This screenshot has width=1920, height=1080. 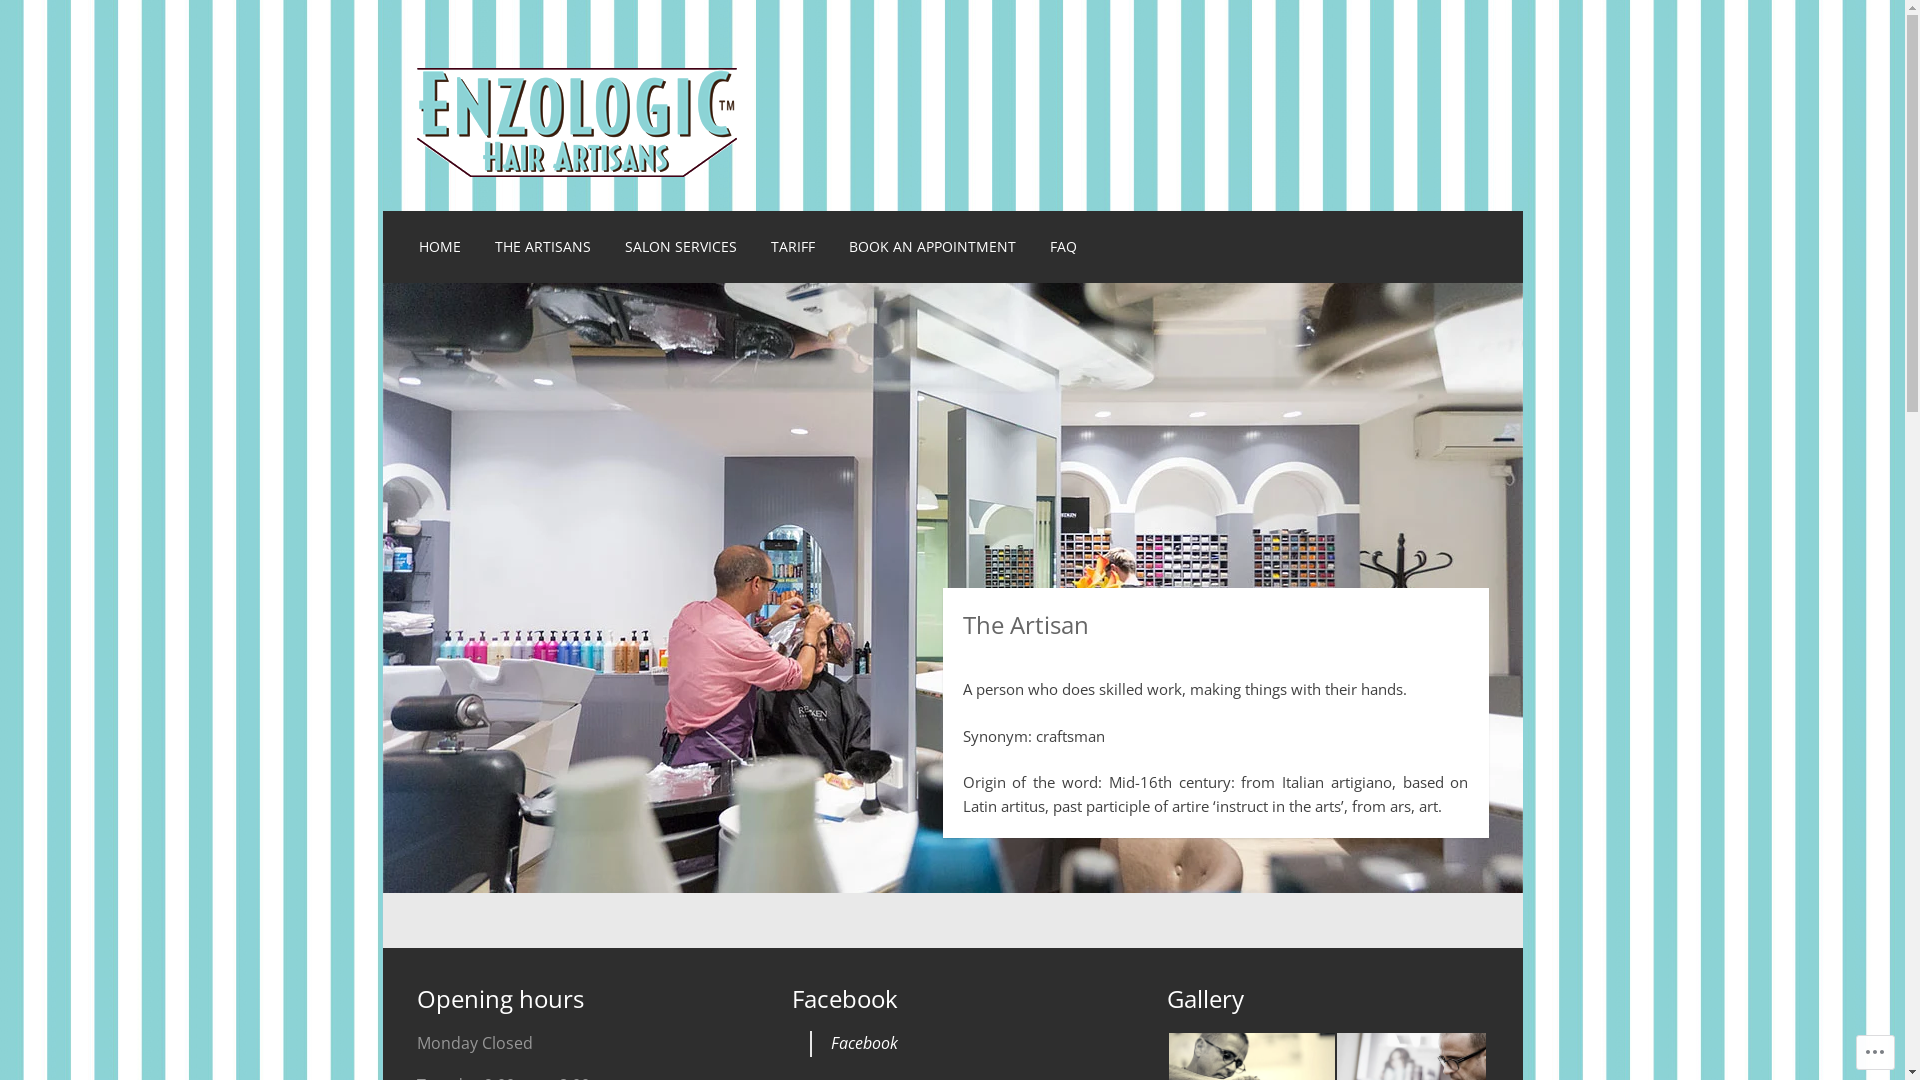 I want to click on 'BOOK AN APPOINTMENT', so click(x=931, y=245).